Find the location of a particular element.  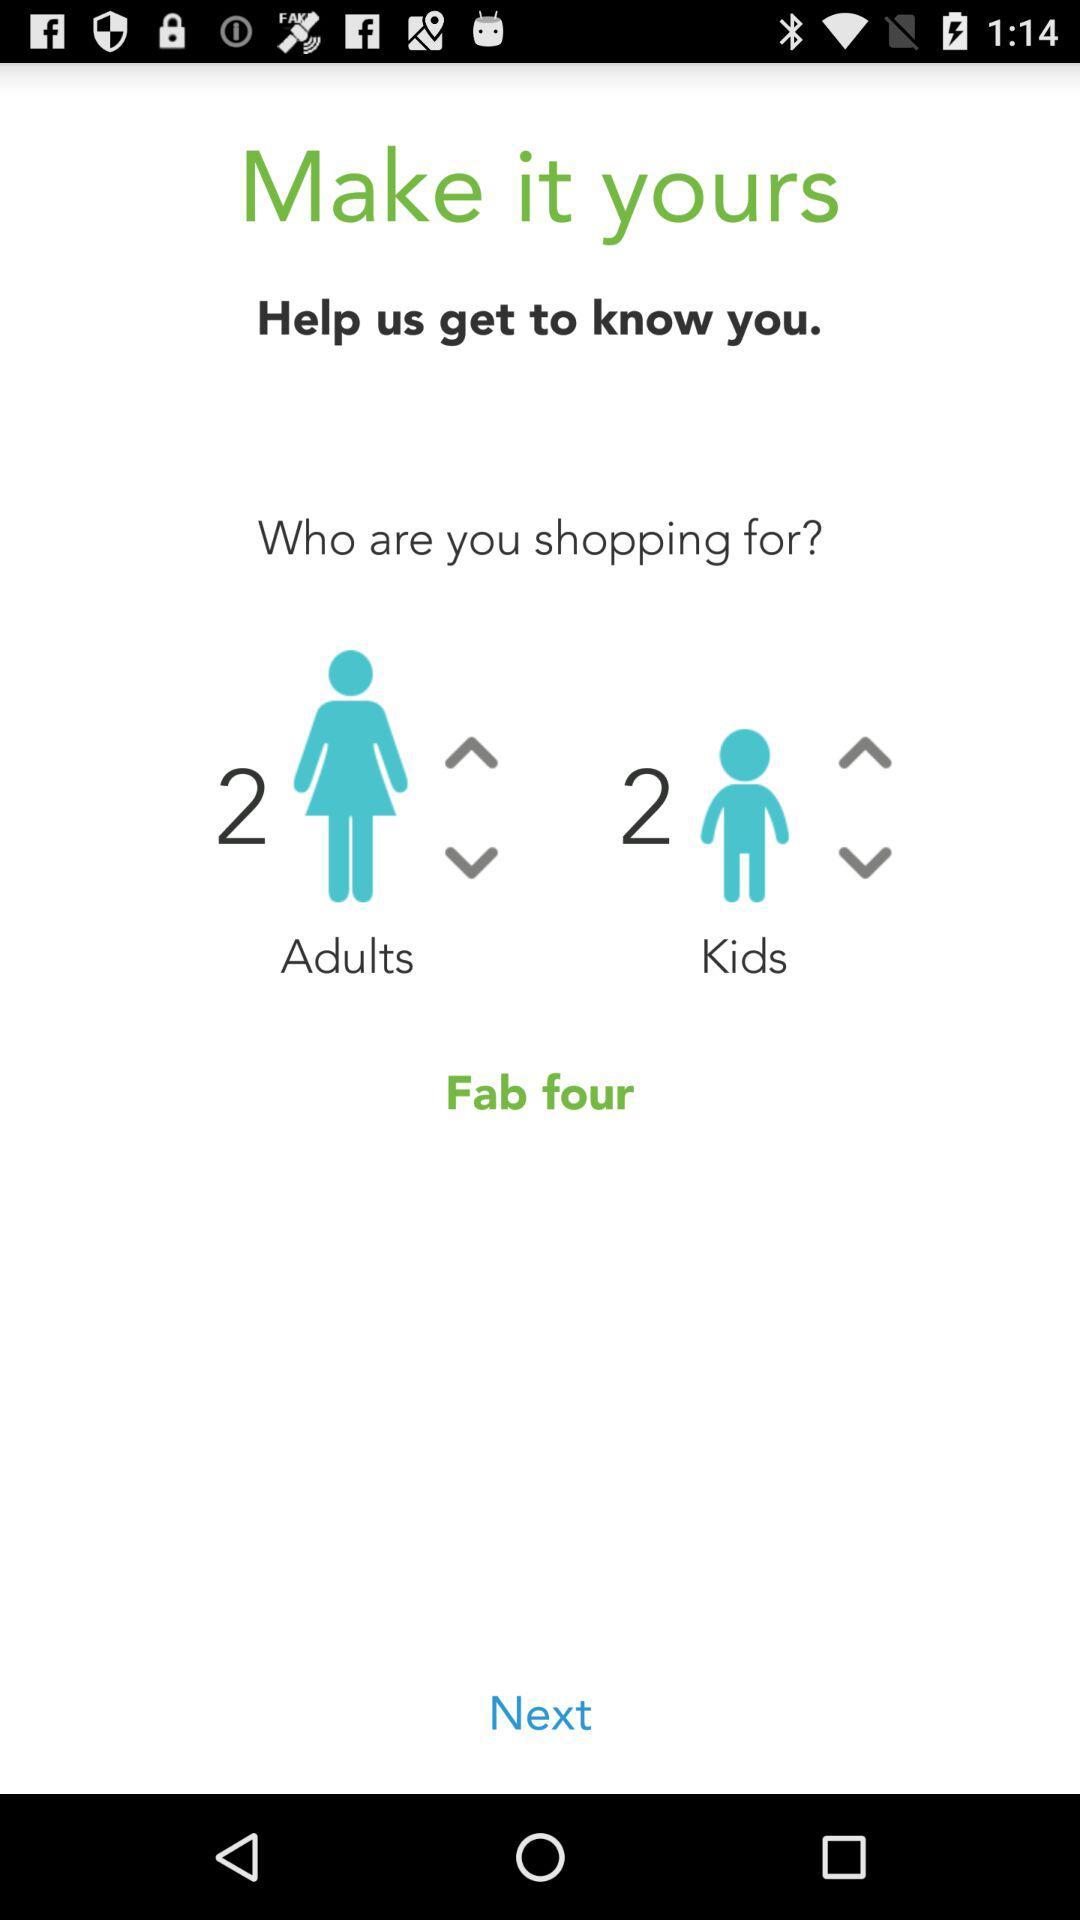

the expand_more icon is located at coordinates (471, 922).